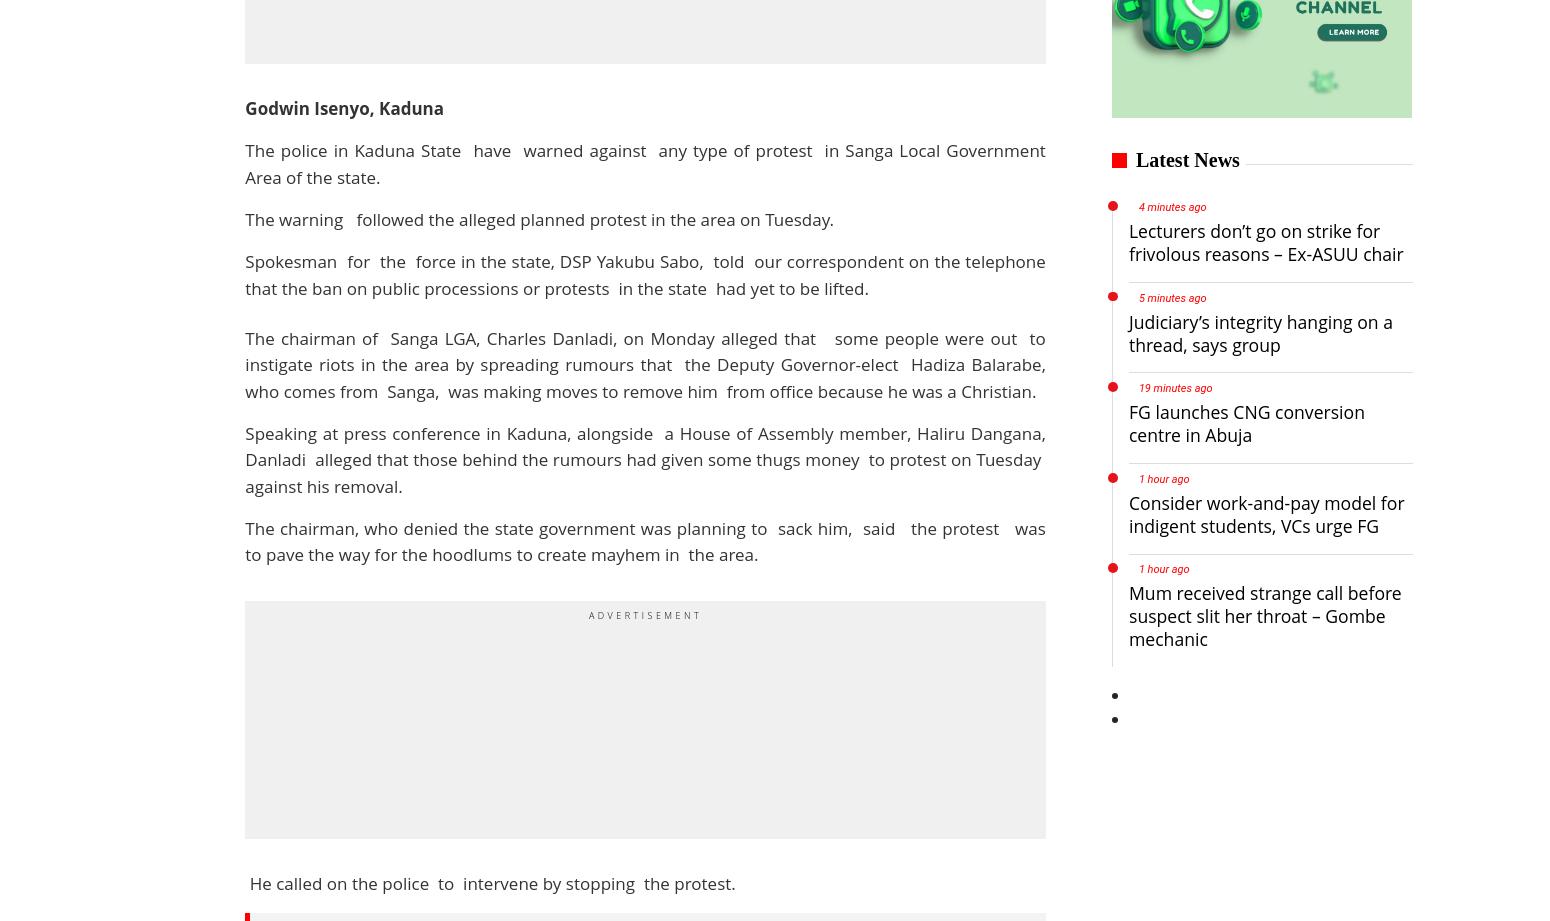  Describe the element at coordinates (183, 402) in the screenshot. I see `'February 19, 2022'` at that location.